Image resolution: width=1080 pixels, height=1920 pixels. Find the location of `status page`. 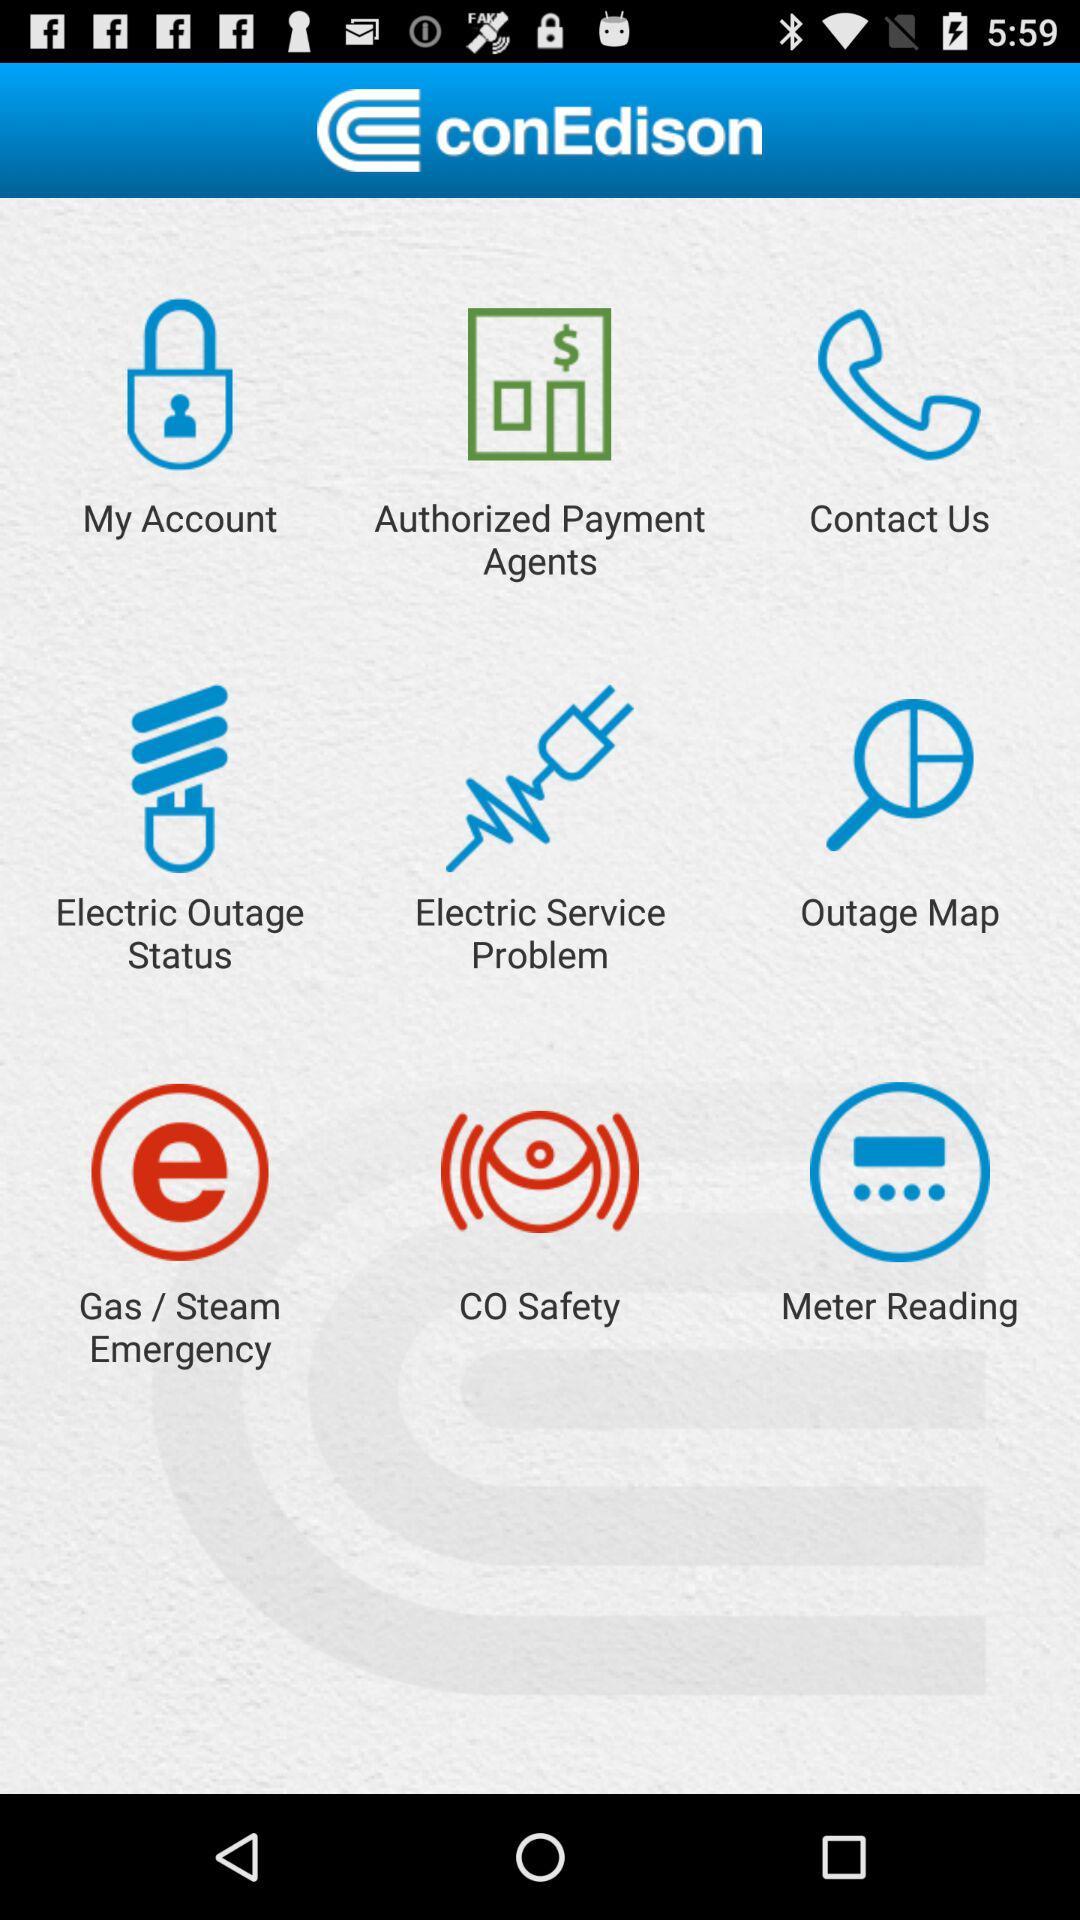

status page is located at coordinates (178, 777).